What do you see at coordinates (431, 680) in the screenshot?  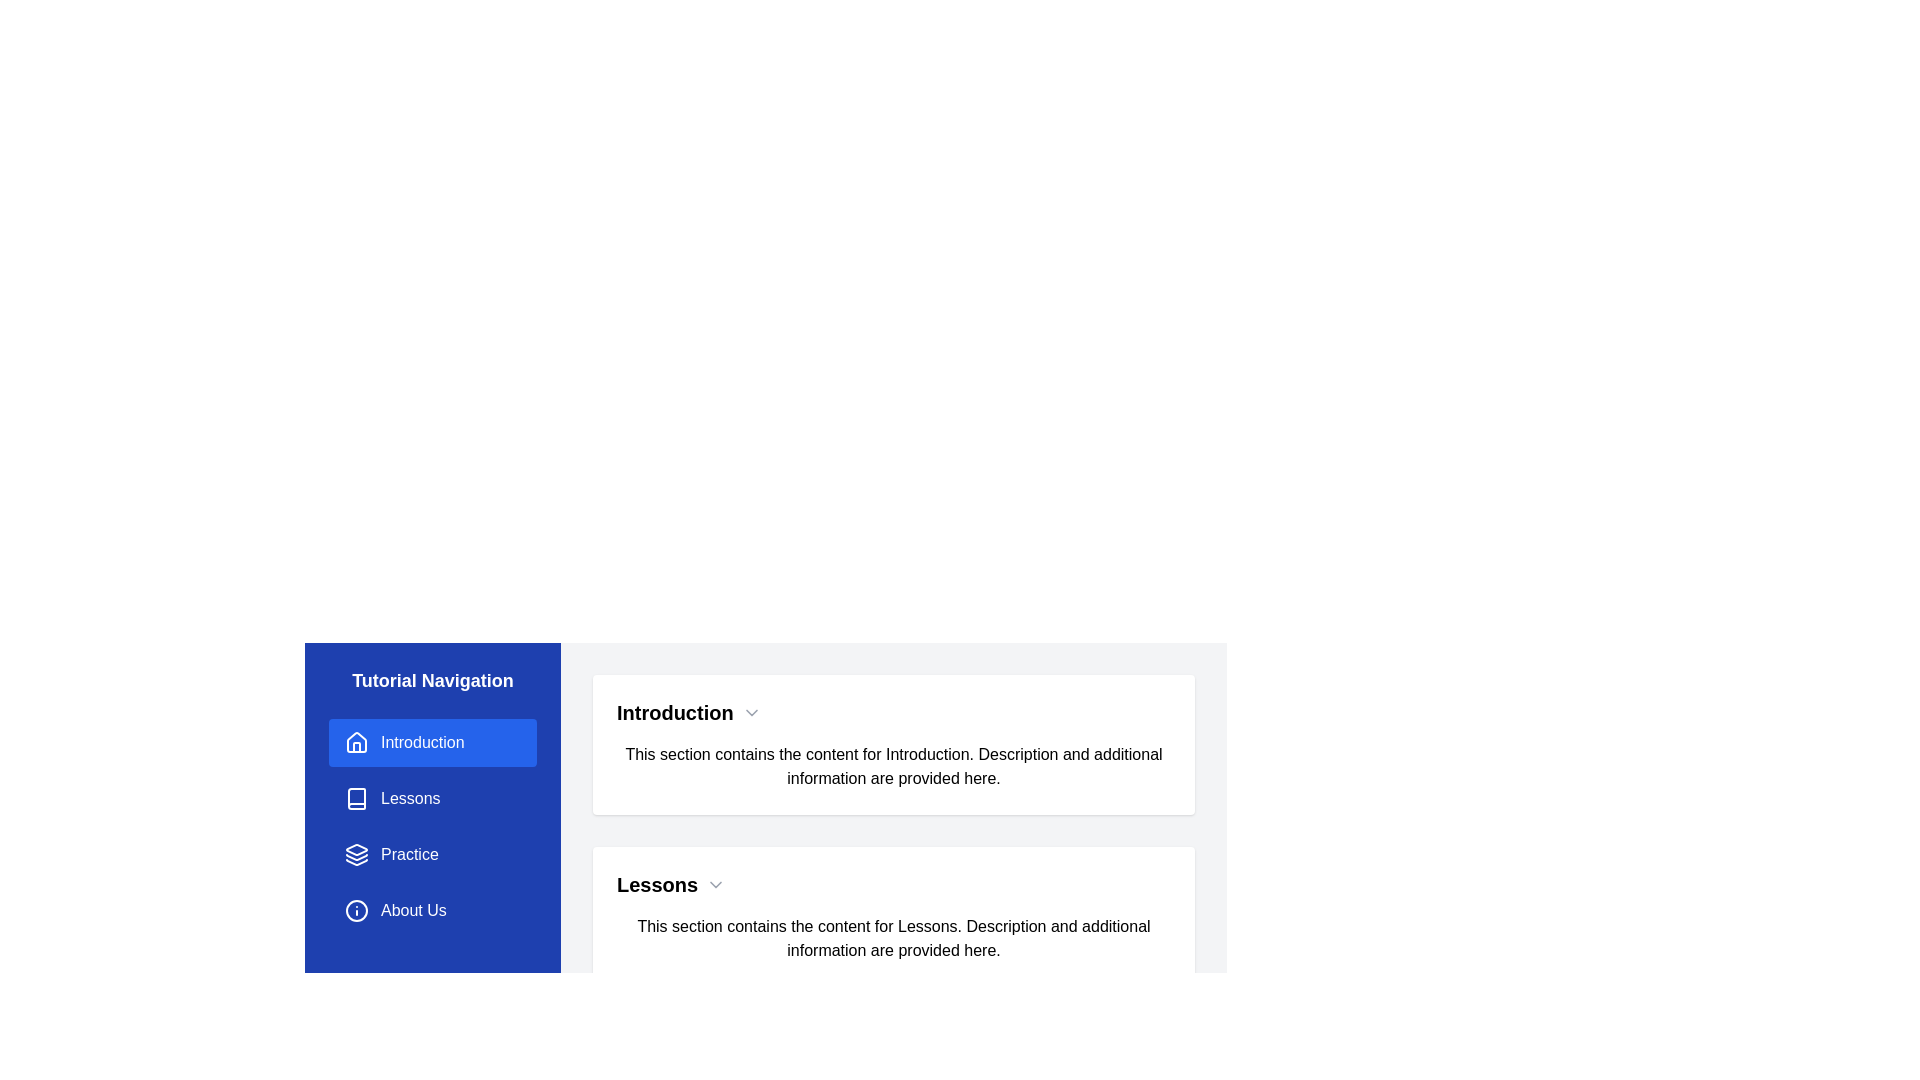 I see `the title text label in the sidebar that indicates the purpose of the navigation panel, located at the upper part of the sidebar, above links like 'Introduction' and 'Lessons'` at bounding box center [431, 680].